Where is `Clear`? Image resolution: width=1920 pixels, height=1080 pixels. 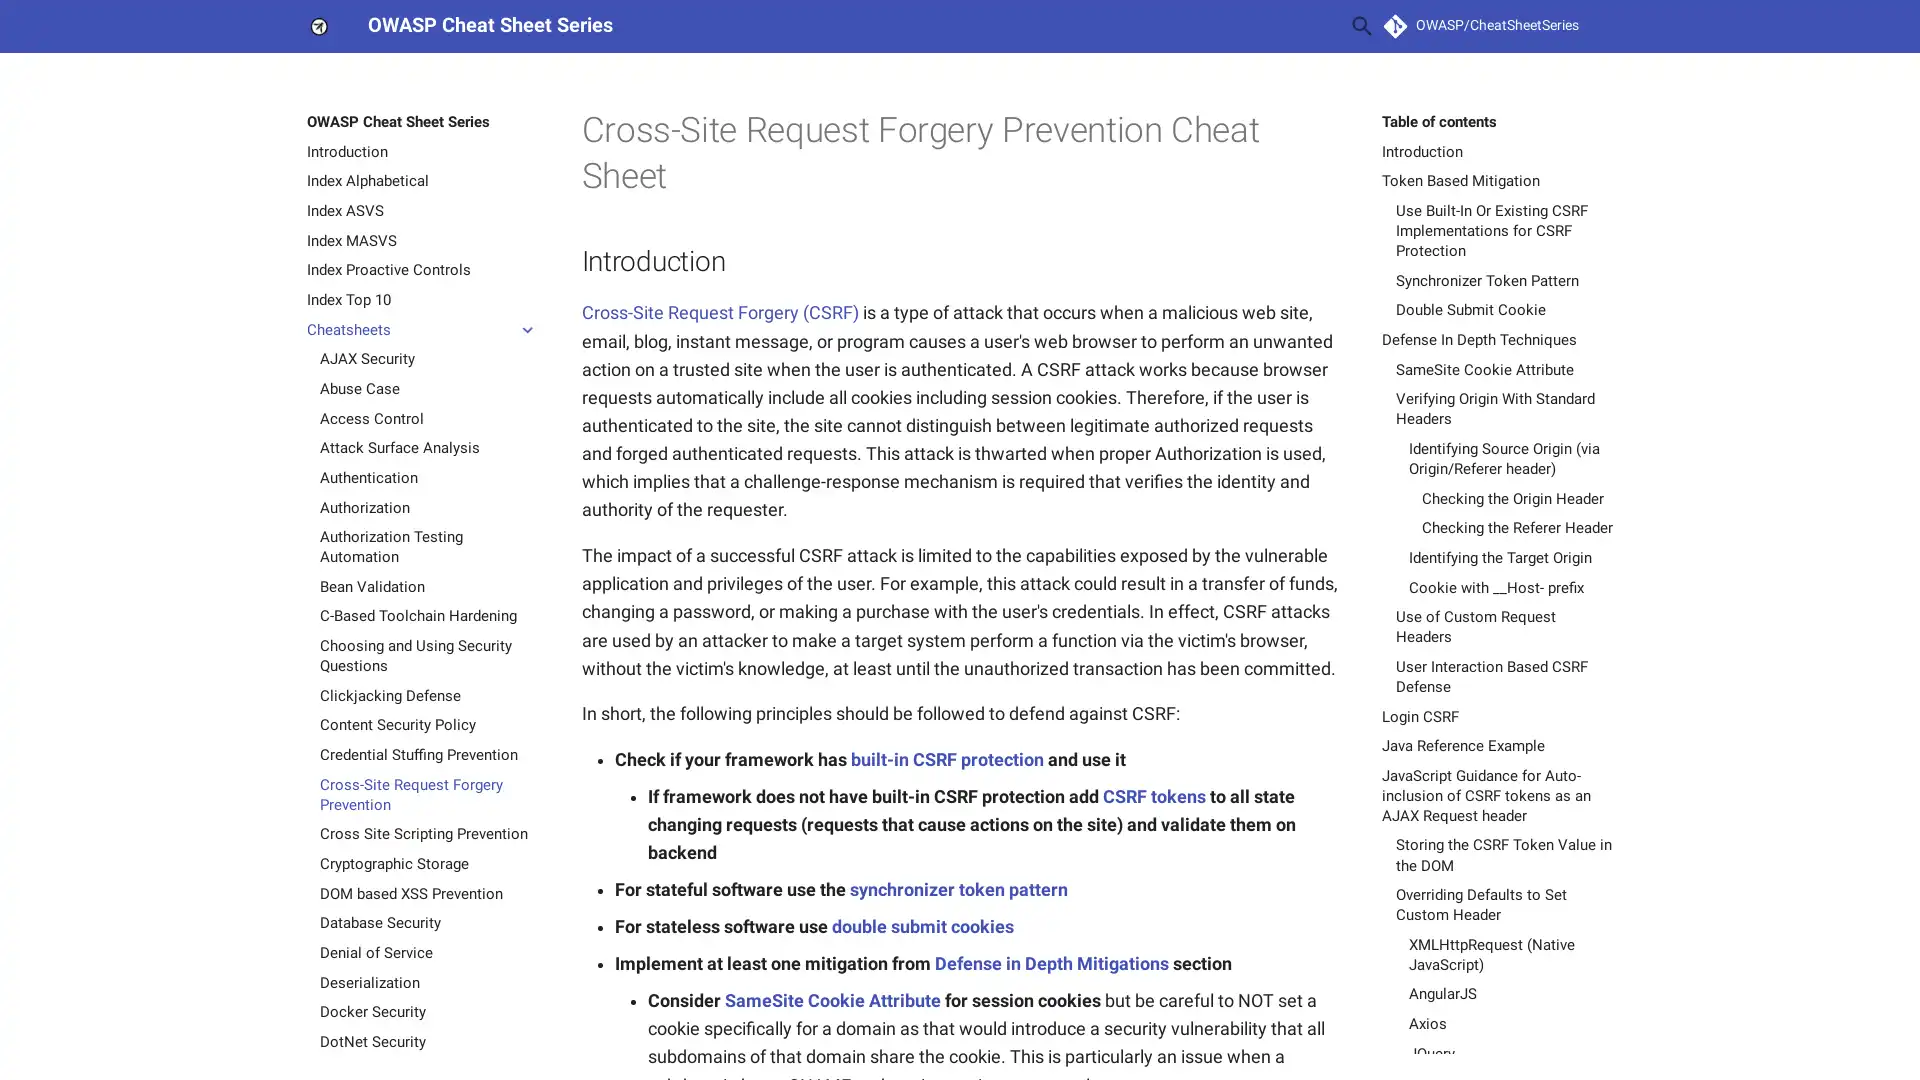
Clear is located at coordinates (1314, 26).